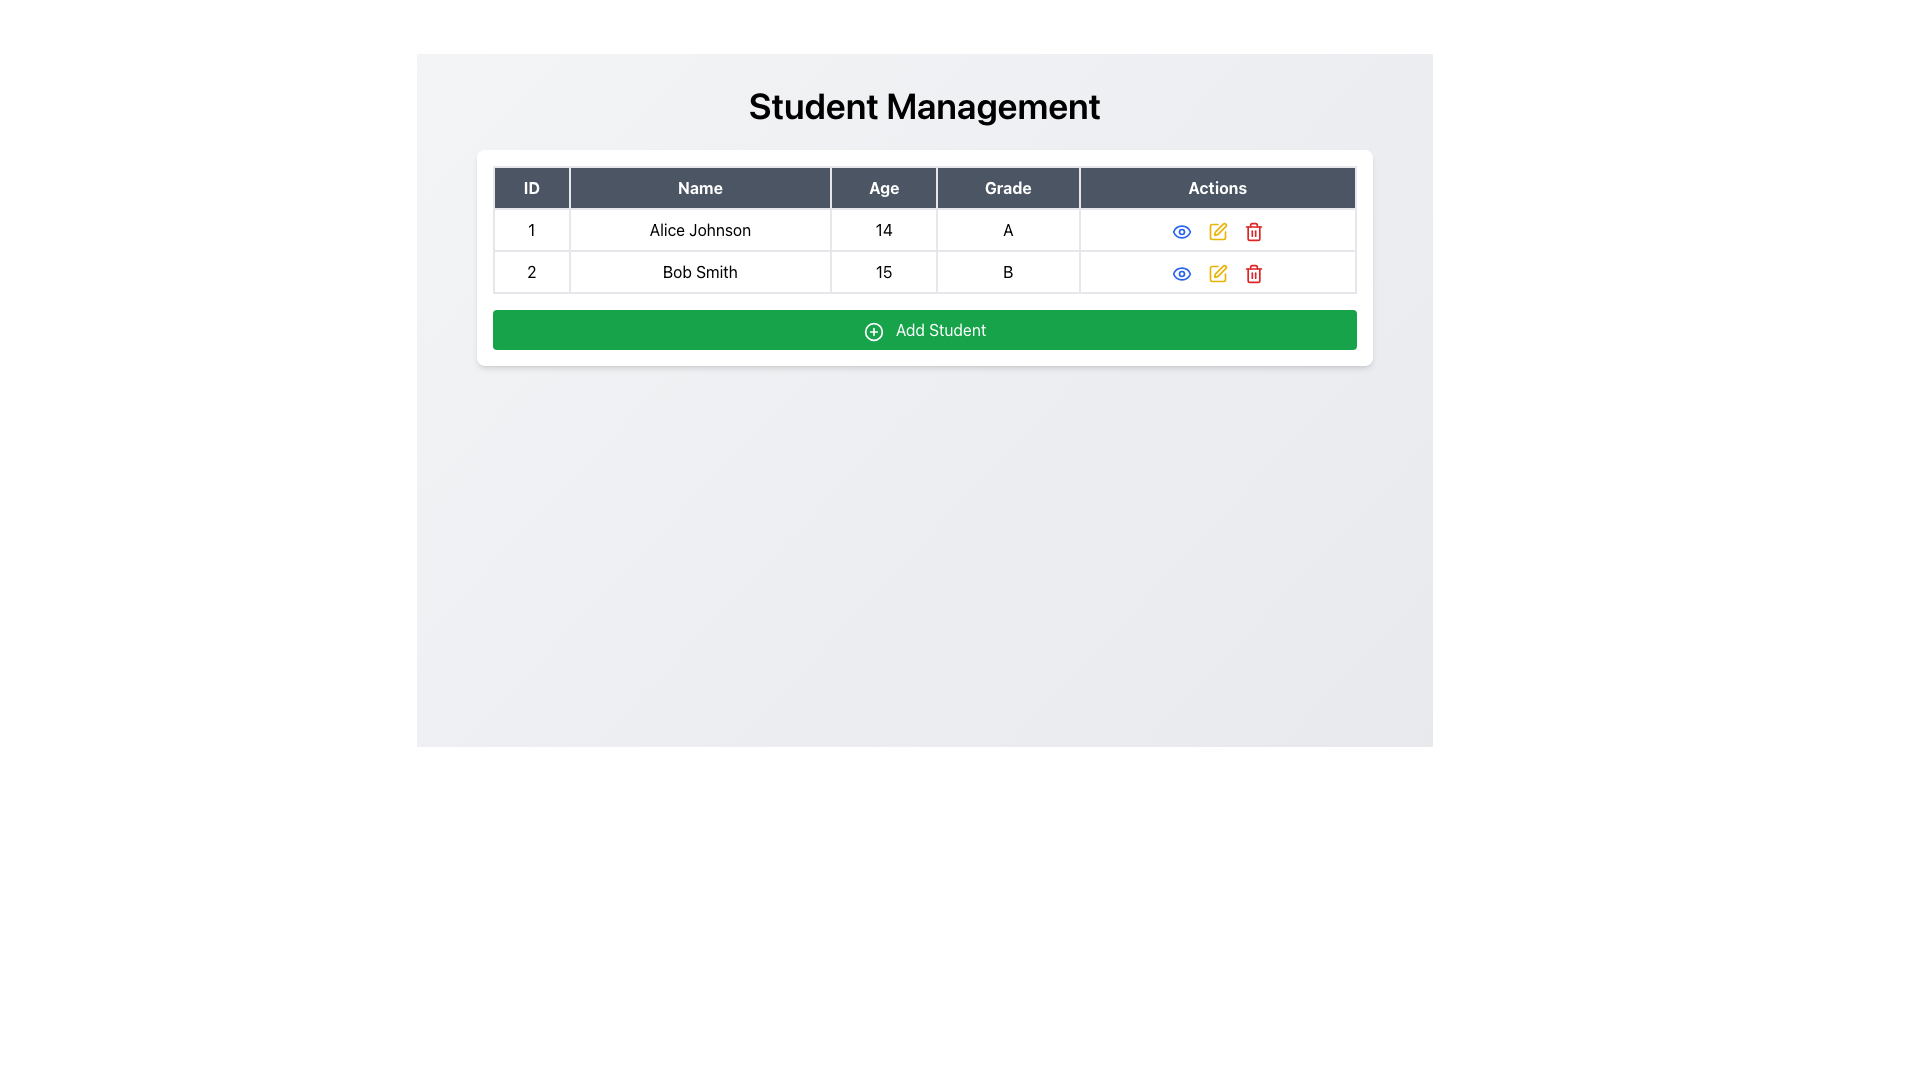  I want to click on the trash can icon button in the 'Actions' column of the last row, so click(1252, 272).